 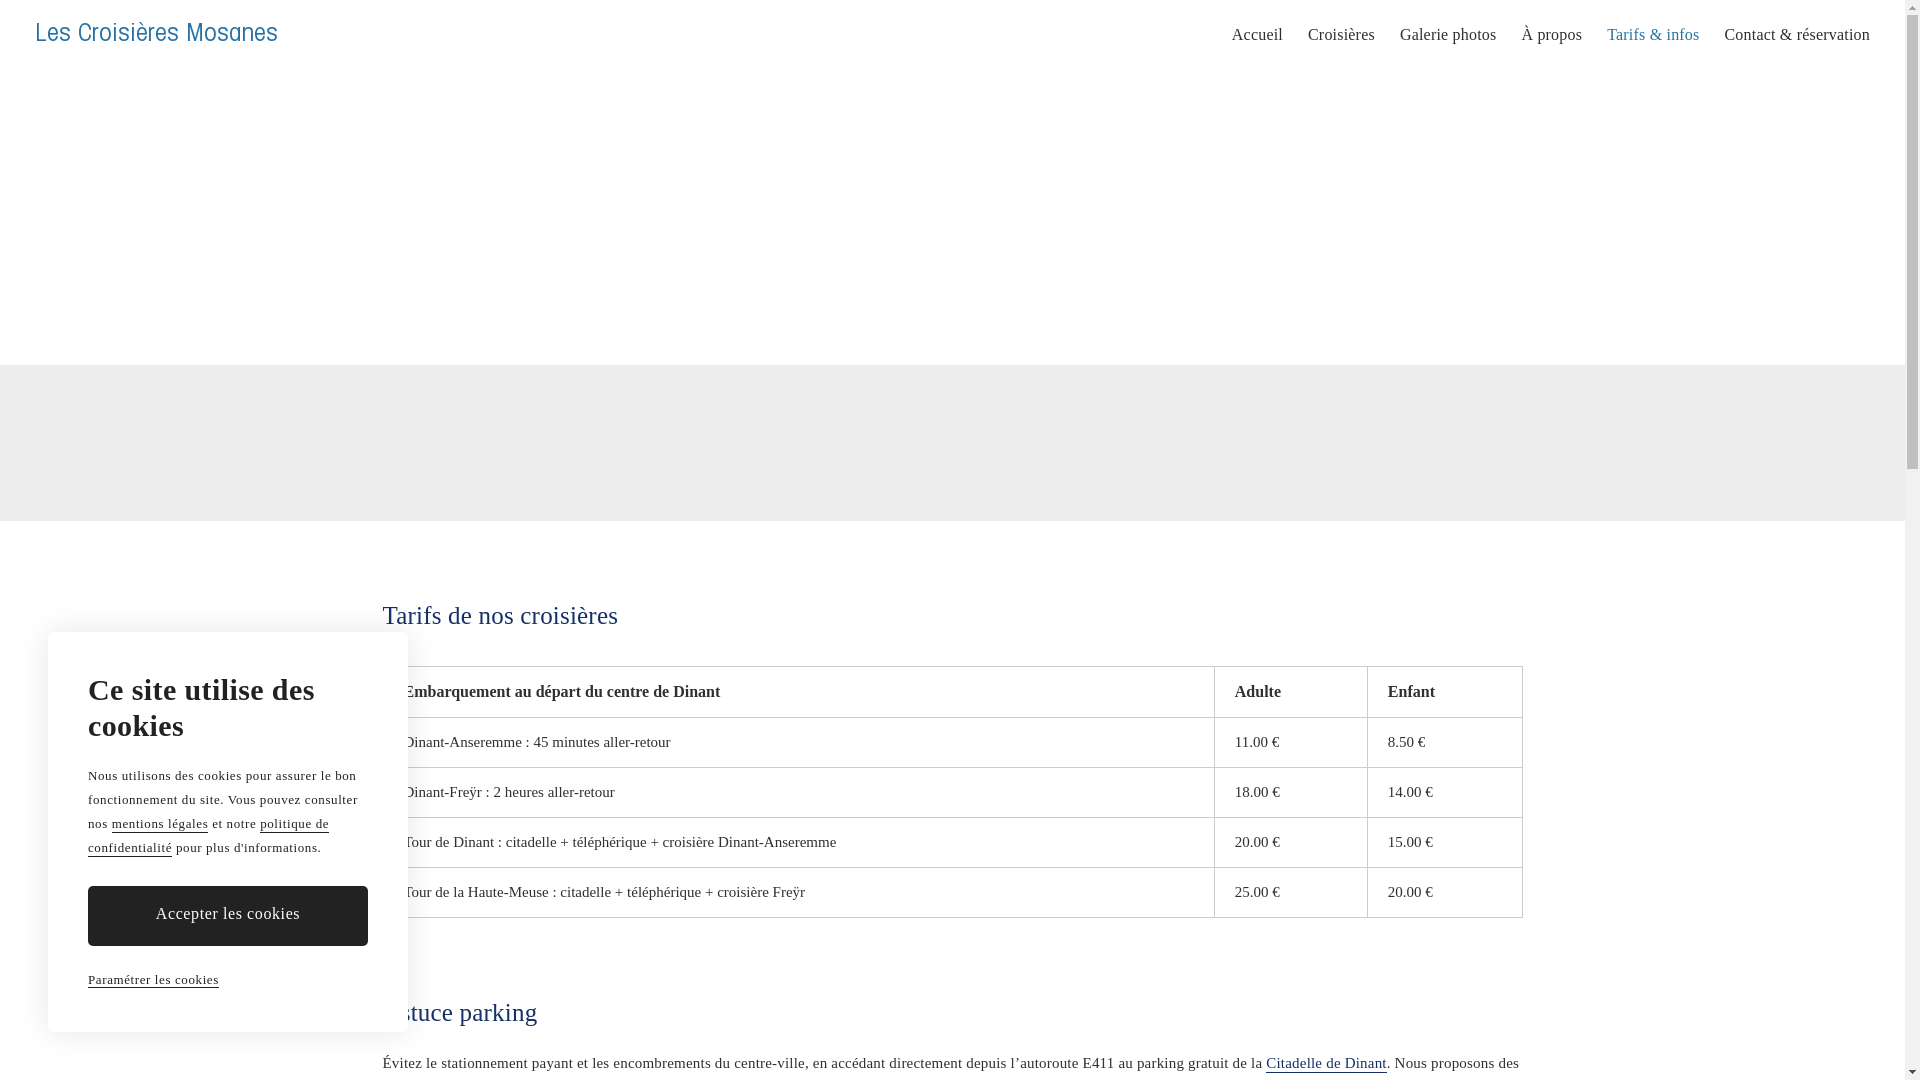 What do you see at coordinates (1448, 34) in the screenshot?
I see `'Galerie photos'` at bounding box center [1448, 34].